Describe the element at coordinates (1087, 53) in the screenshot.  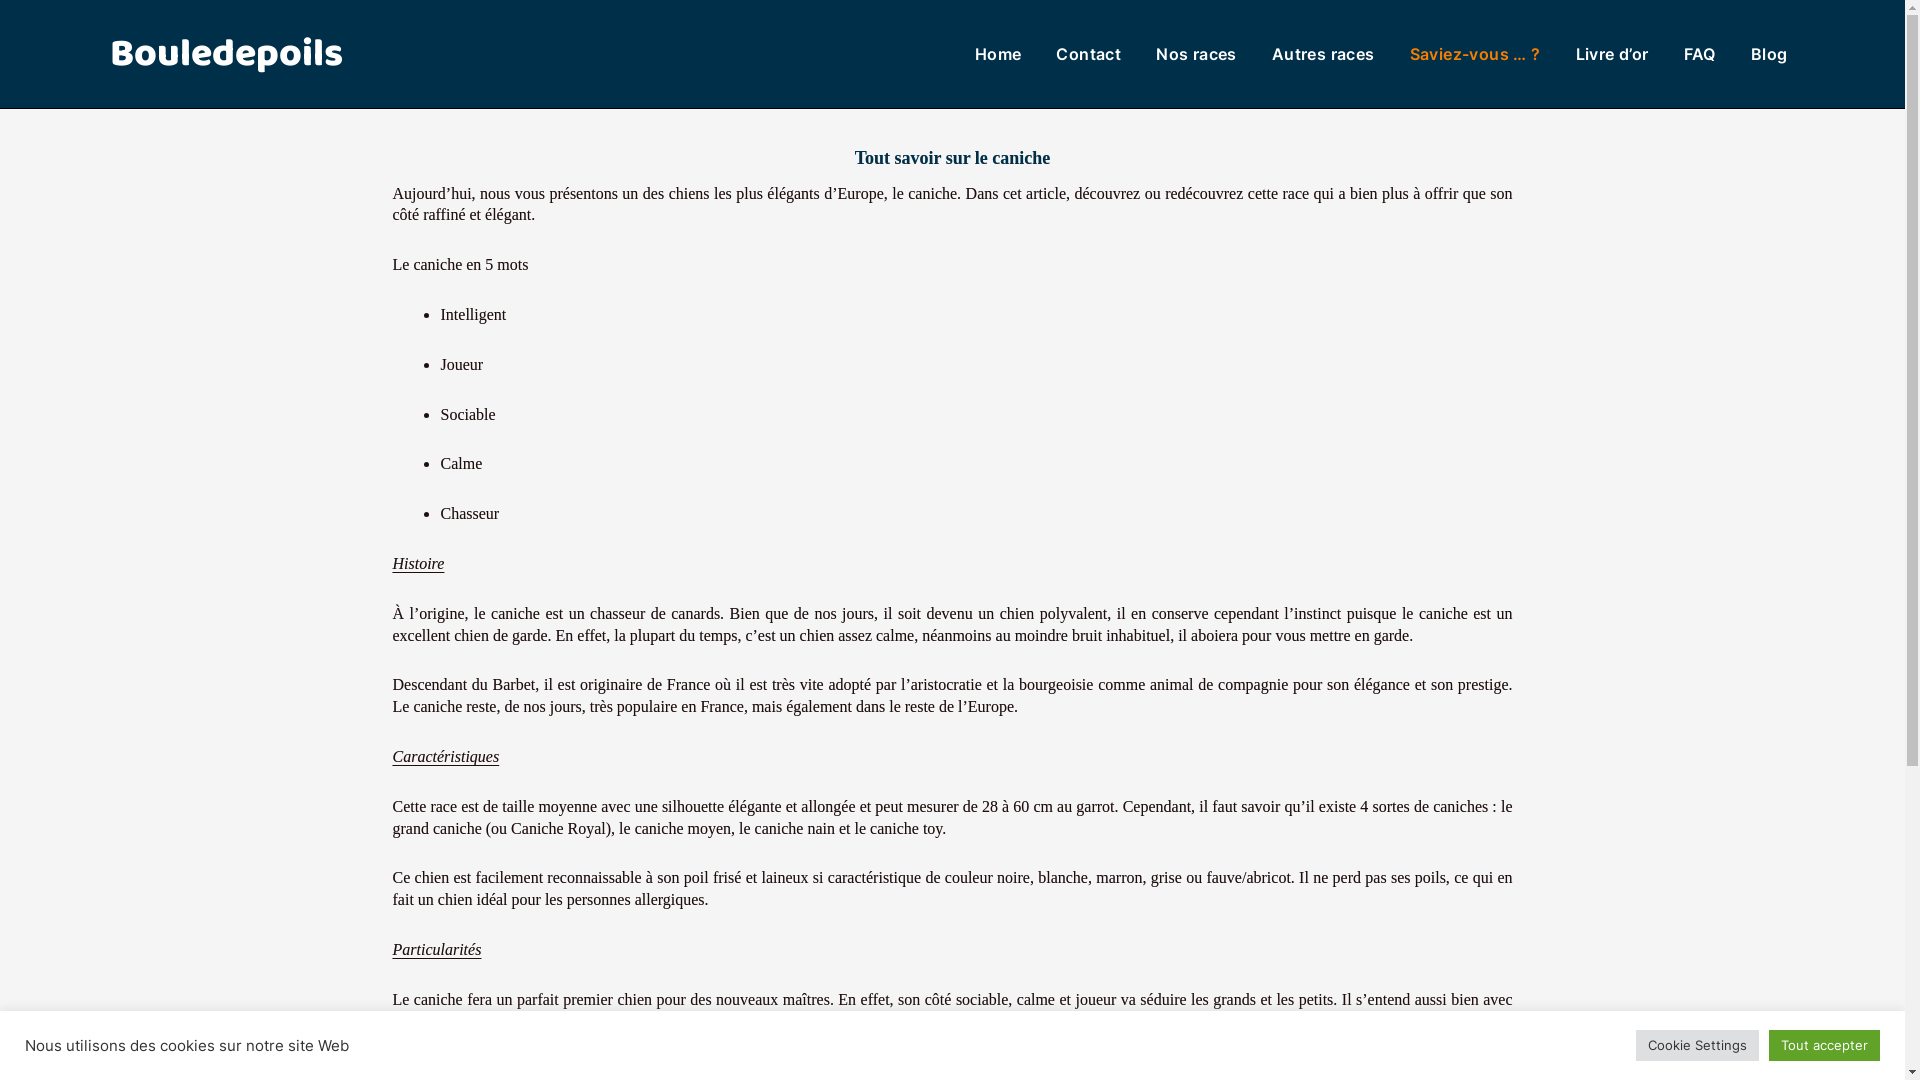
I see `'Contact'` at that location.